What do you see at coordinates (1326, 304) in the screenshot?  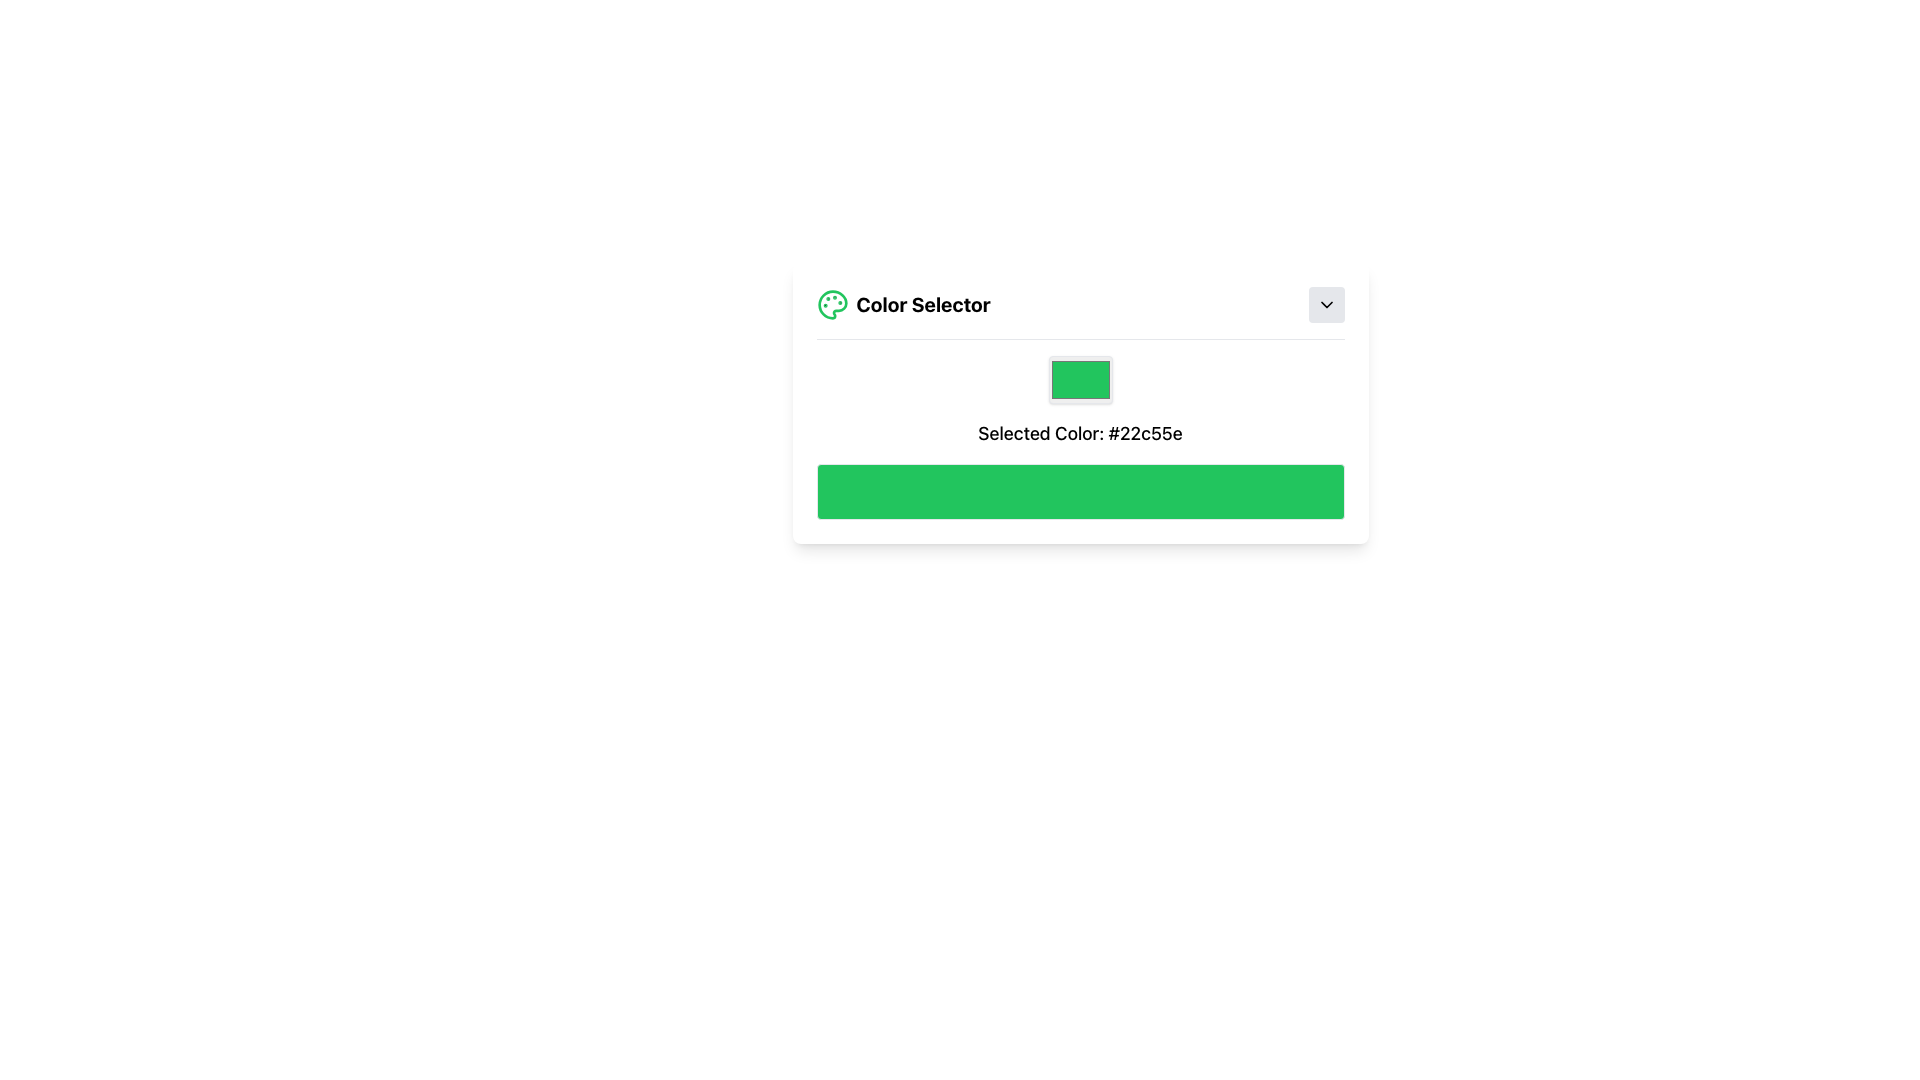 I see `the Dropdown Indicator (Chevron Icon) in the top-right corner of the color picker interface` at bounding box center [1326, 304].